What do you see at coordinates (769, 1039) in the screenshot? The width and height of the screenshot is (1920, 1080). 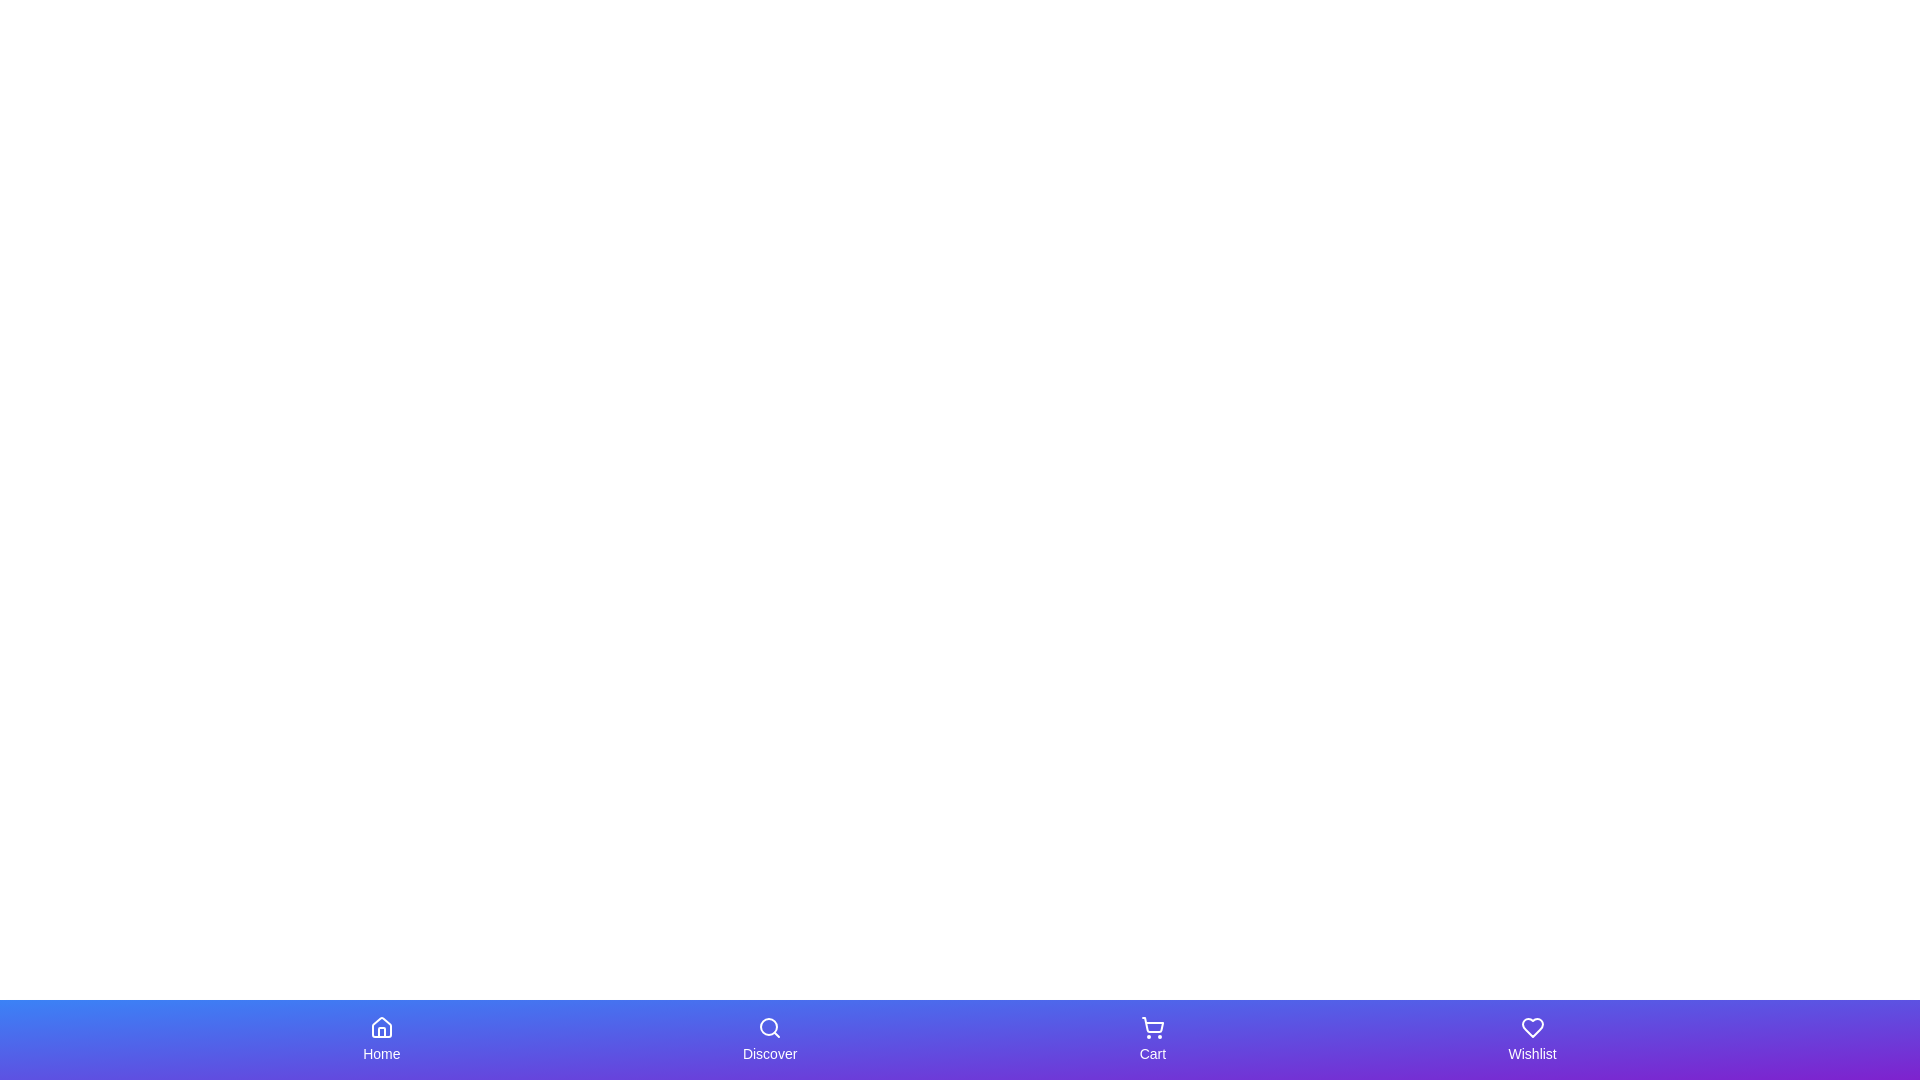 I see `the Discover button to select the corresponding tab` at bounding box center [769, 1039].